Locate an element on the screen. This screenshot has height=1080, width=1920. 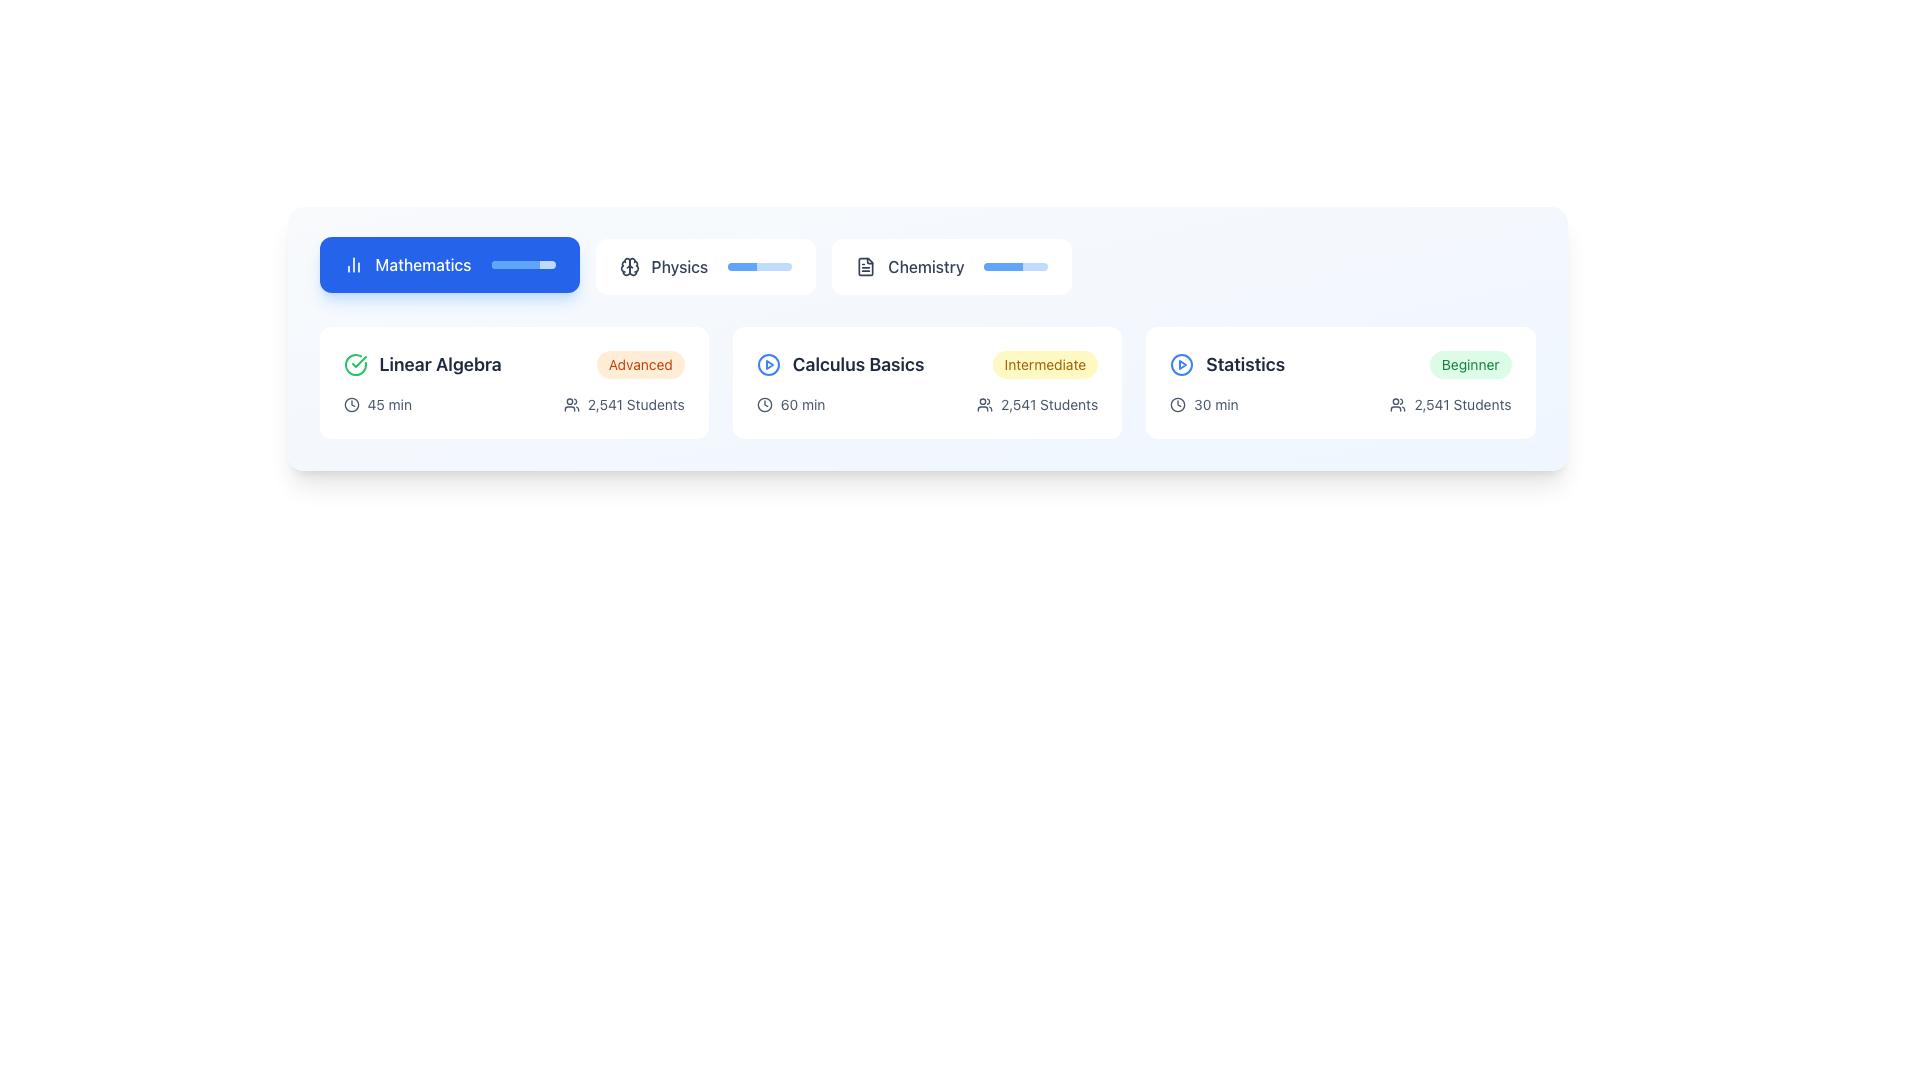
the text with icon display showing the number of students enrolled in the course, located at the bottom-right corner of the 'Statistics' course card is located at coordinates (1450, 405).